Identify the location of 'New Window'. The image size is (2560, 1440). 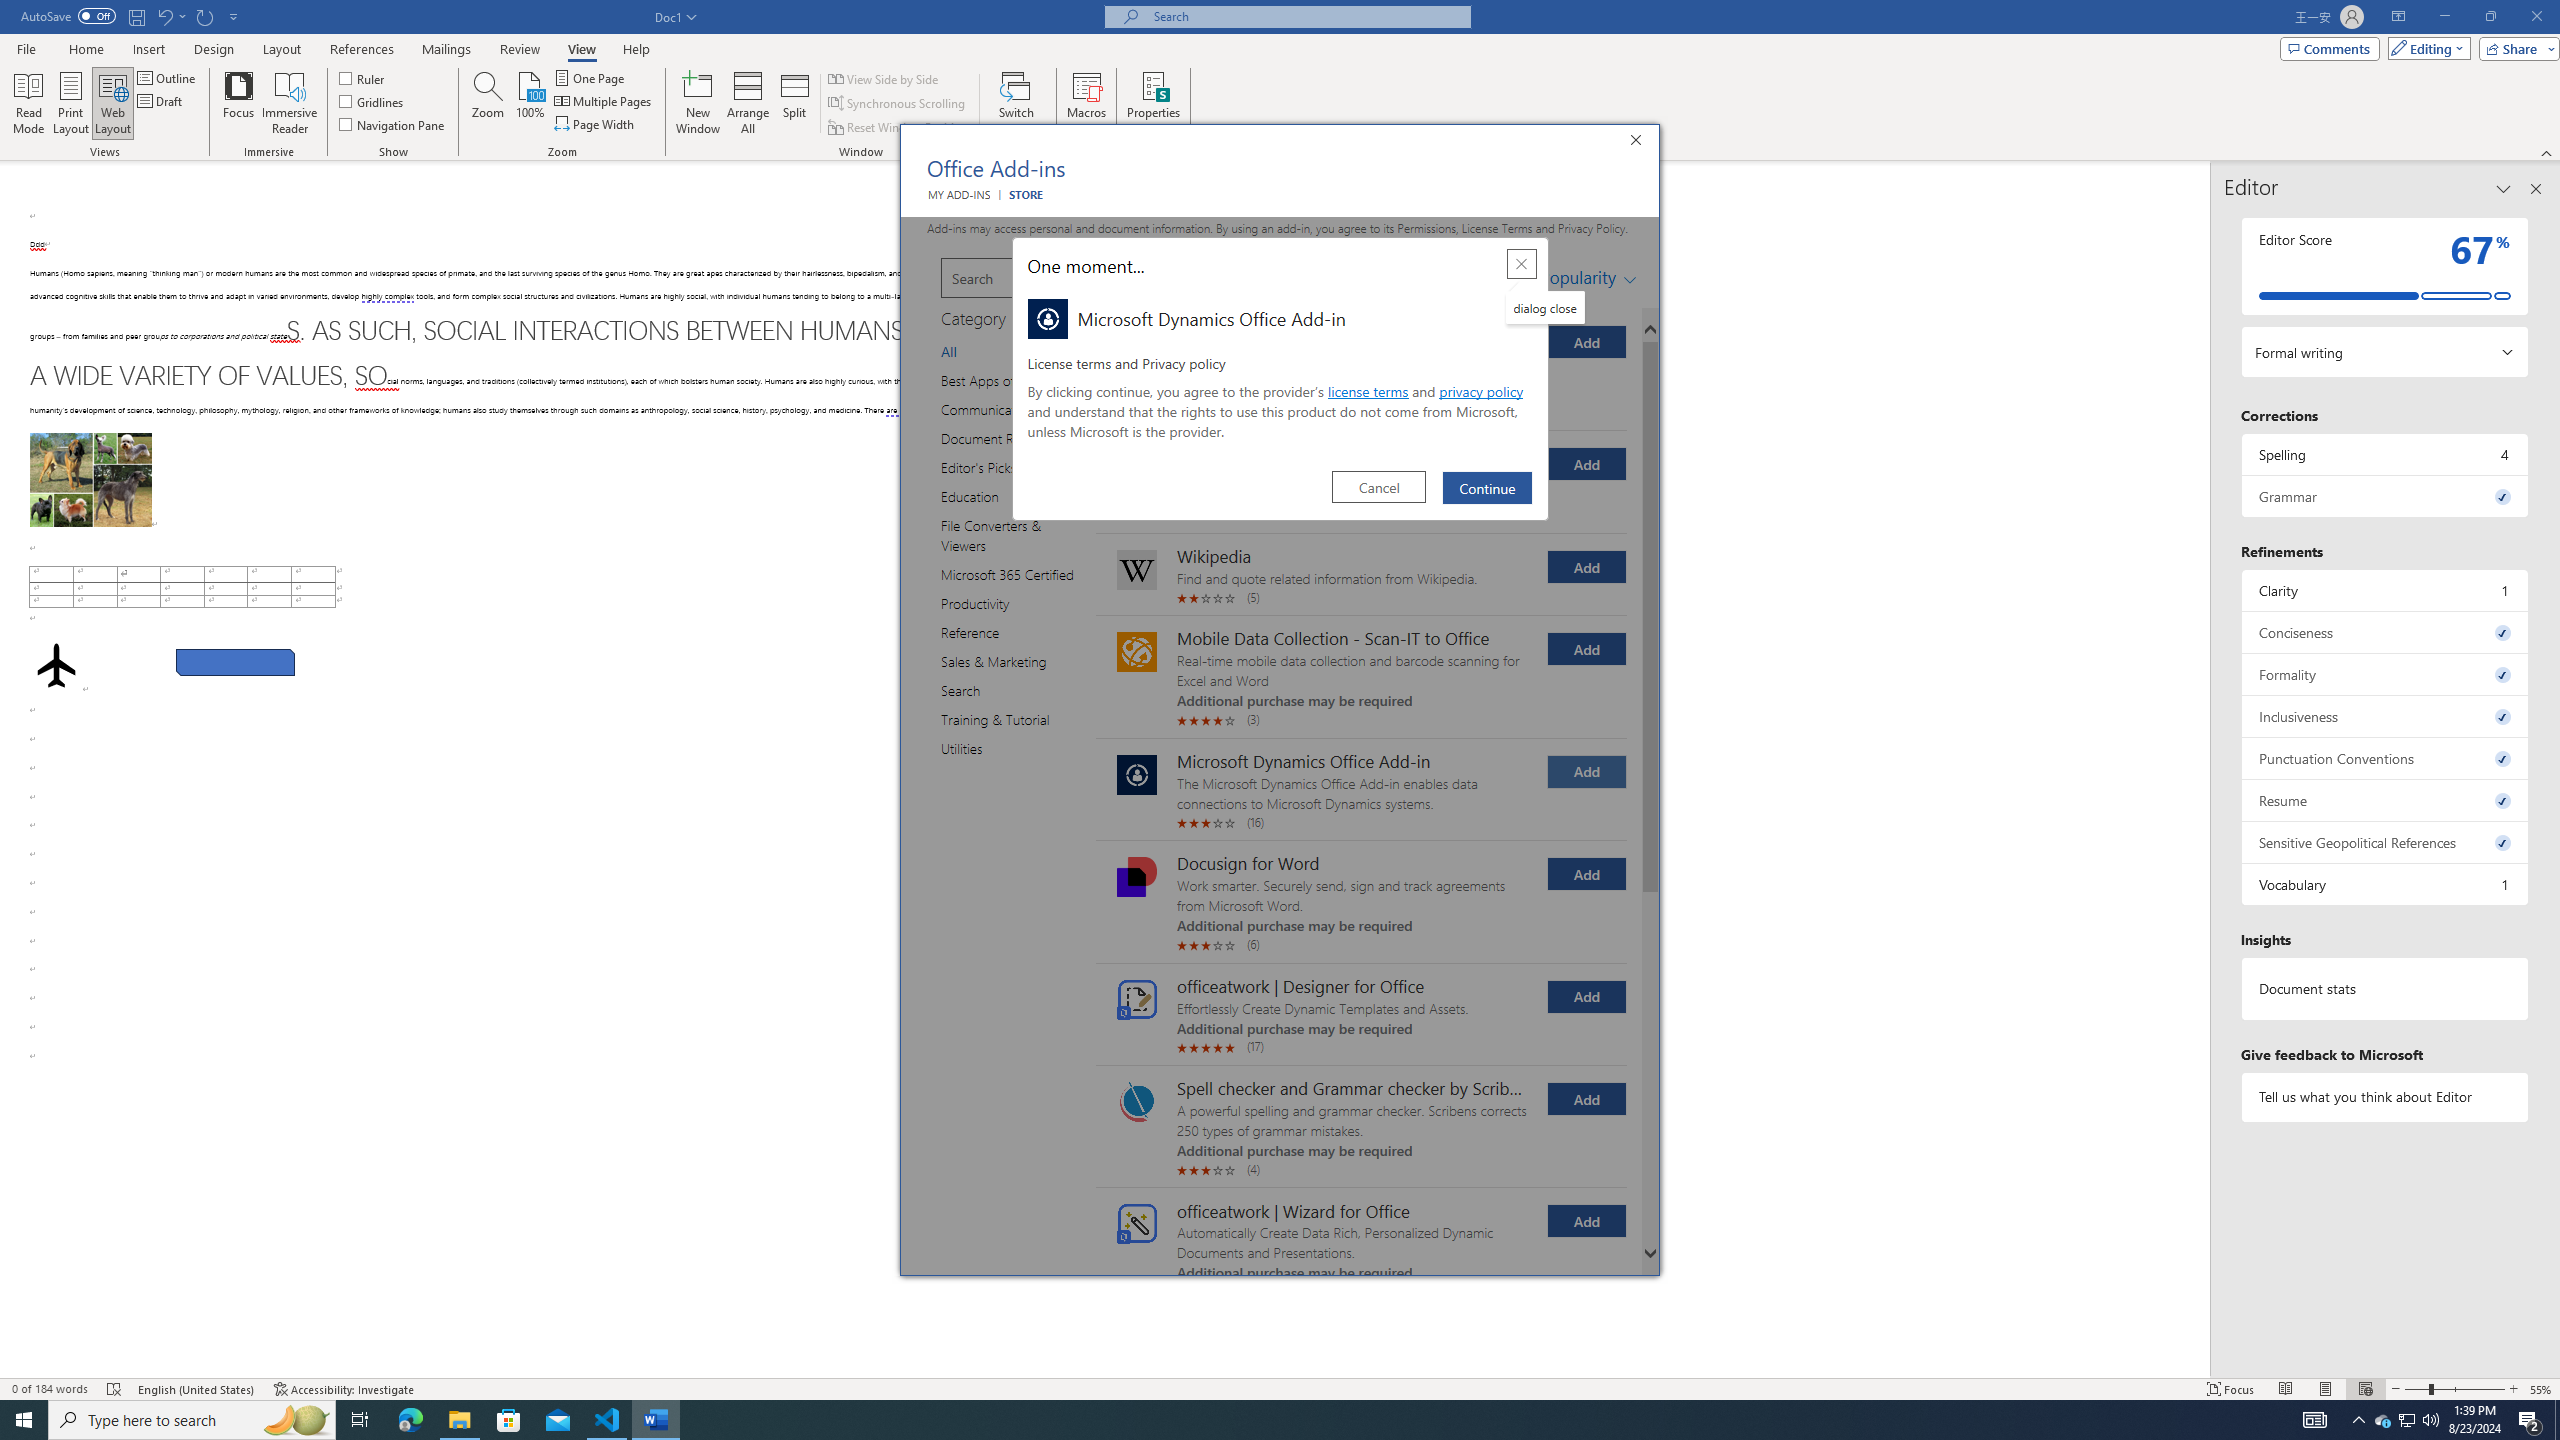
(697, 103).